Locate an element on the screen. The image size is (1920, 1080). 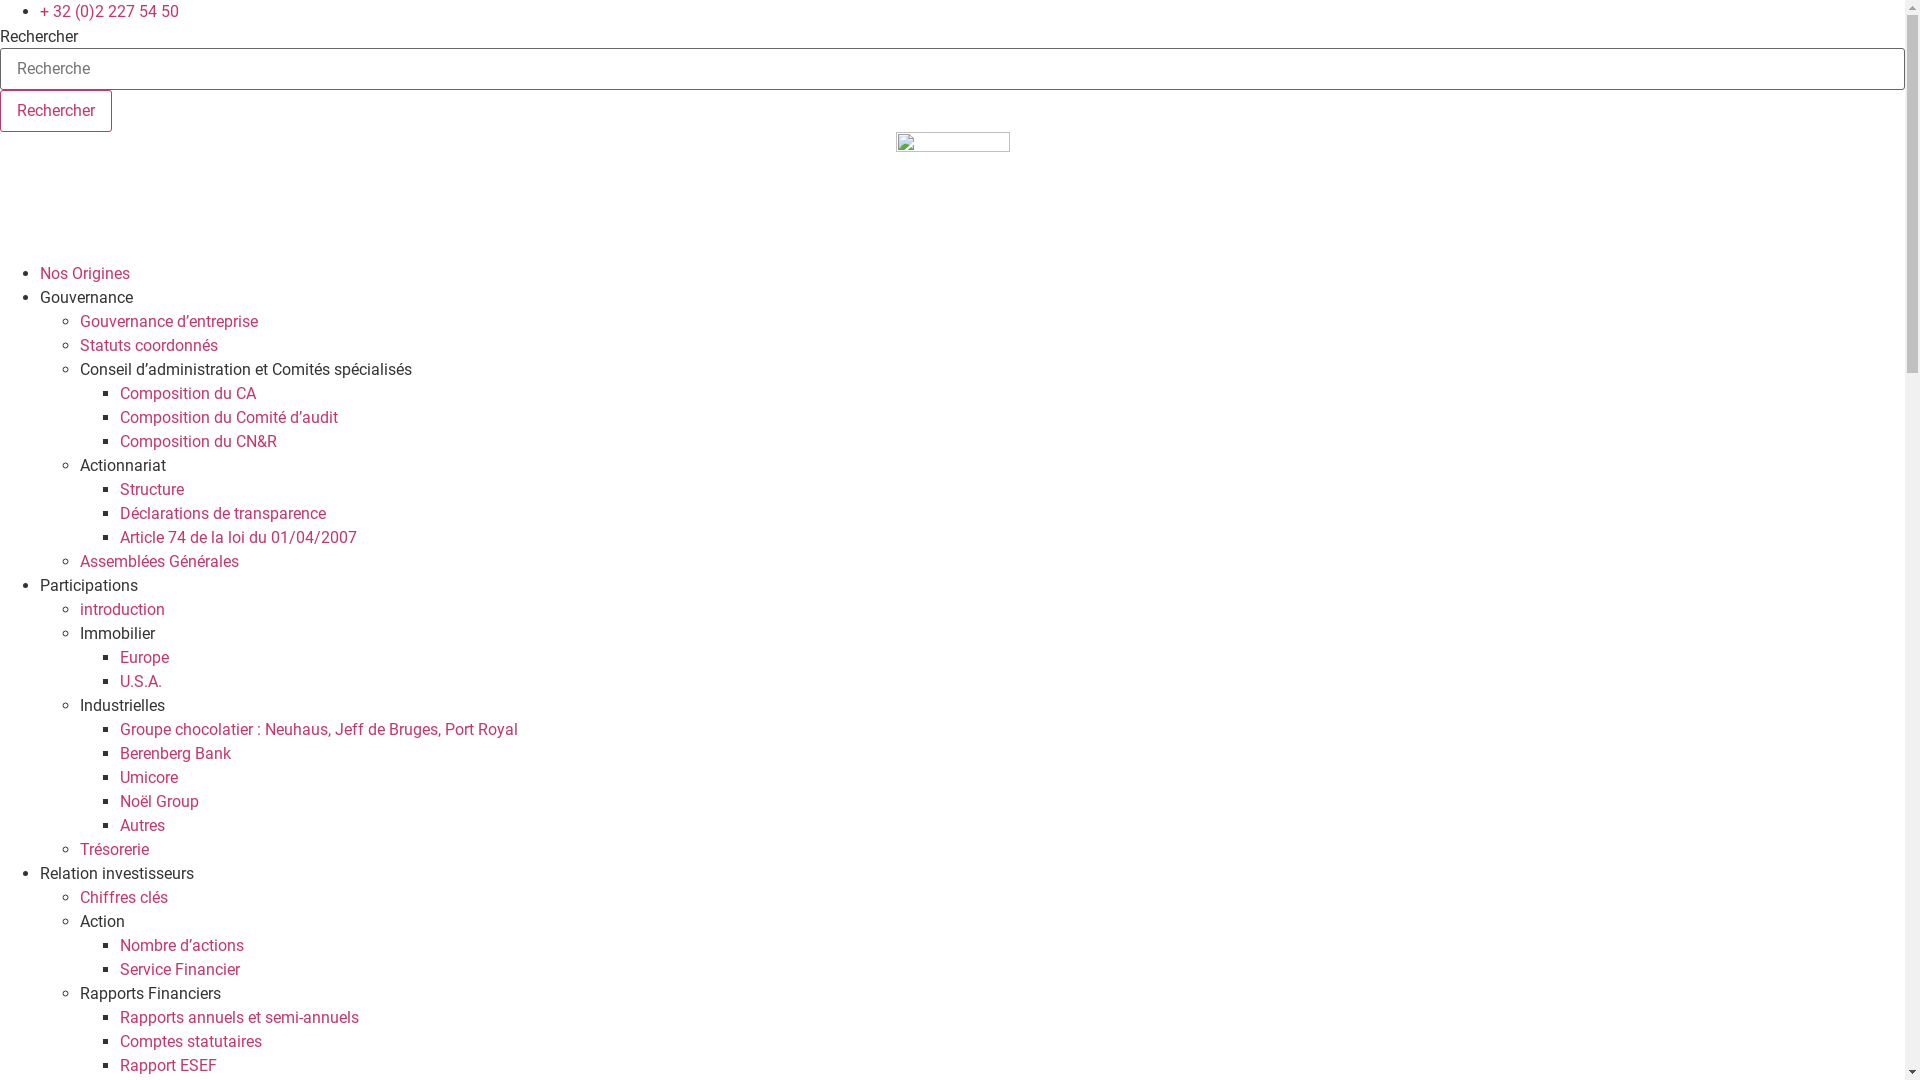
'Berenberg Bank' is located at coordinates (175, 753).